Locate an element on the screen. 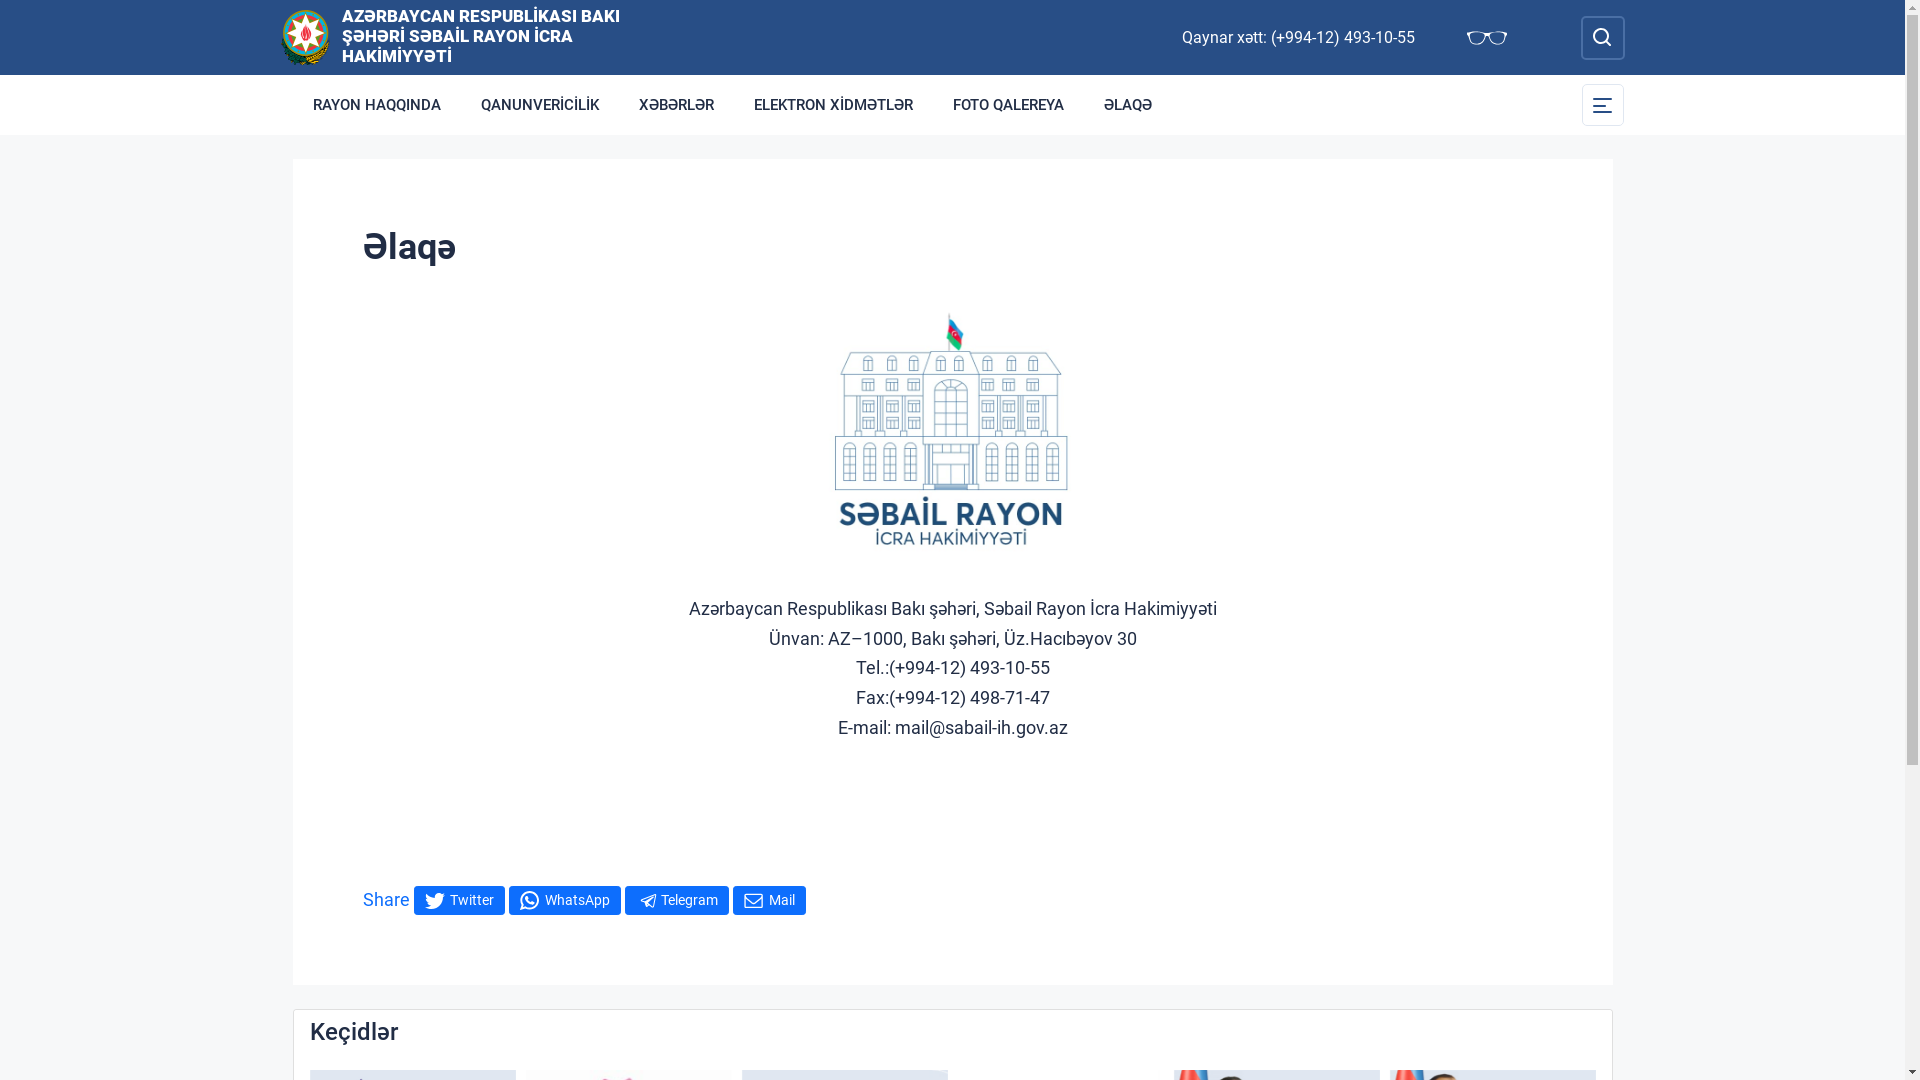 This screenshot has width=1920, height=1080. 'Mail' is located at coordinates (767, 900).